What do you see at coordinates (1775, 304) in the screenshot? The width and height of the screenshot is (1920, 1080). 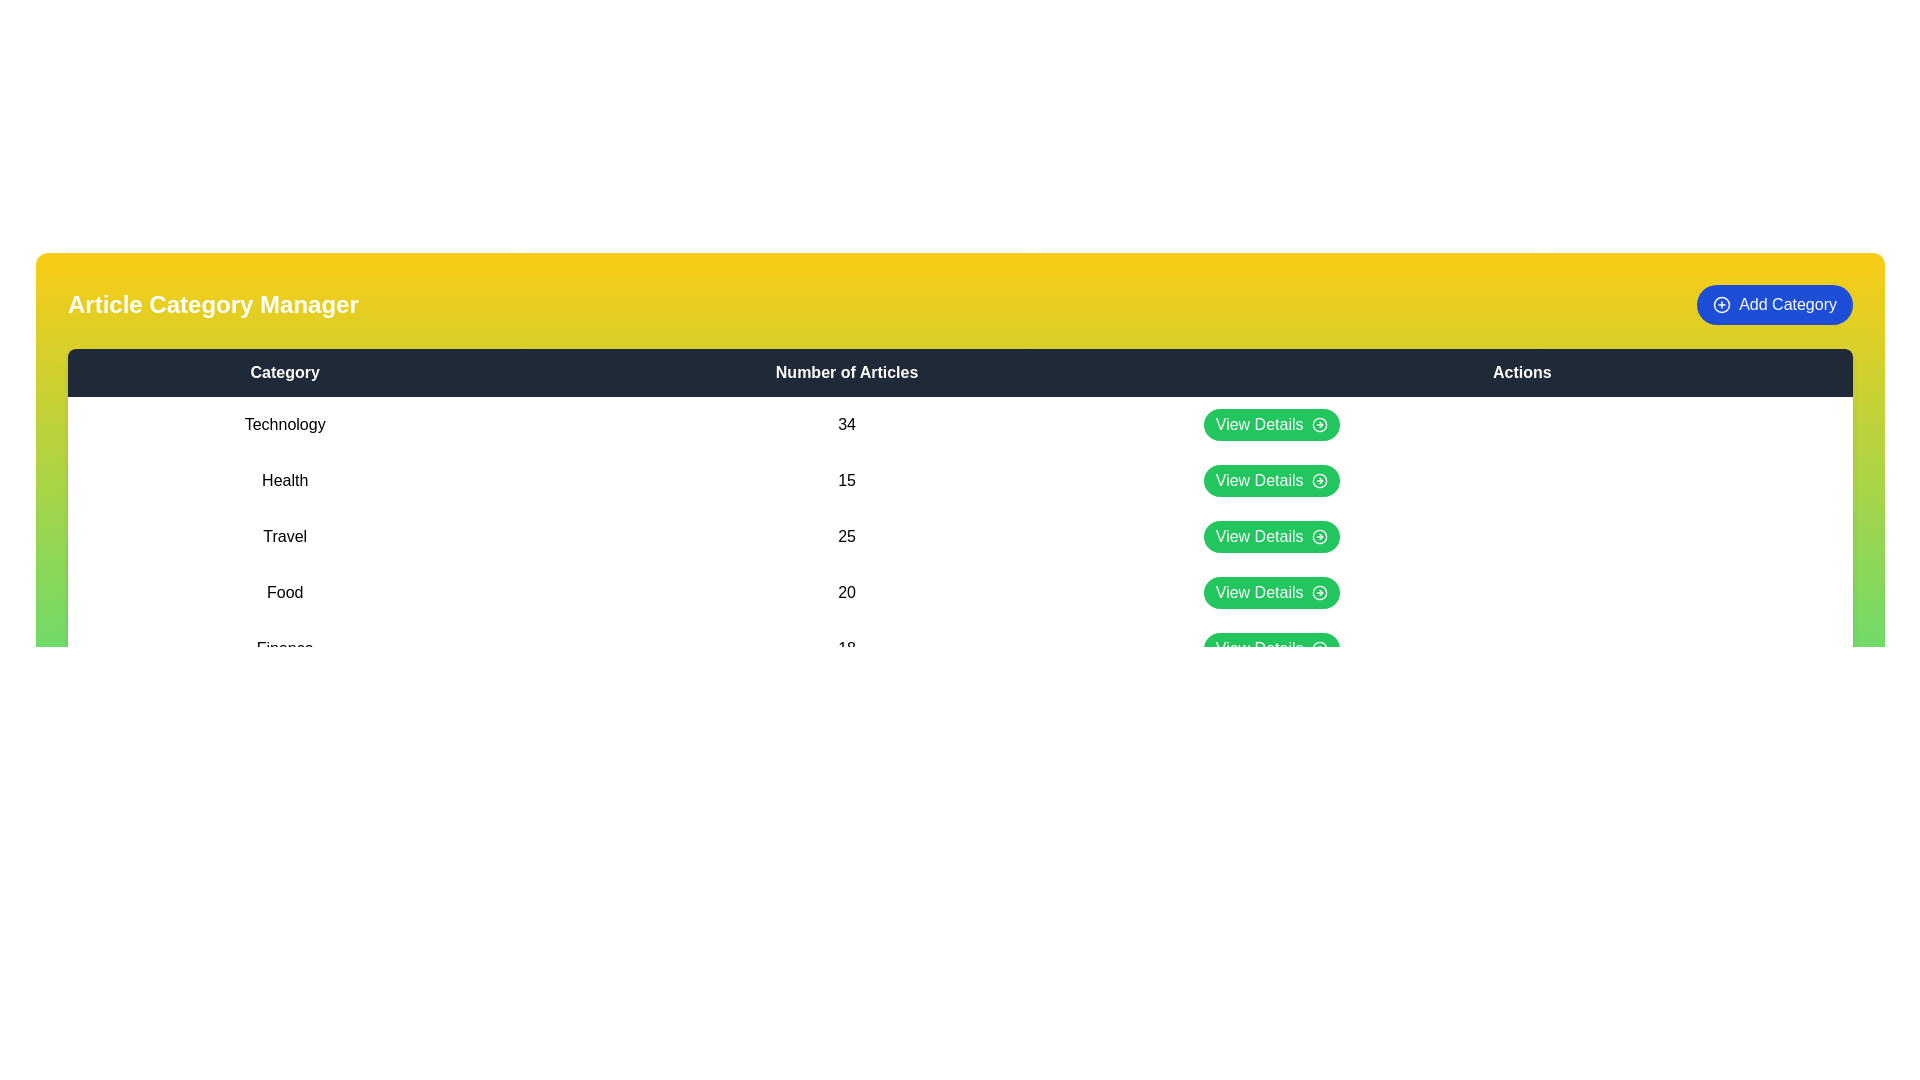 I see `'Add Category' button to initiate the process of adding a new category` at bounding box center [1775, 304].